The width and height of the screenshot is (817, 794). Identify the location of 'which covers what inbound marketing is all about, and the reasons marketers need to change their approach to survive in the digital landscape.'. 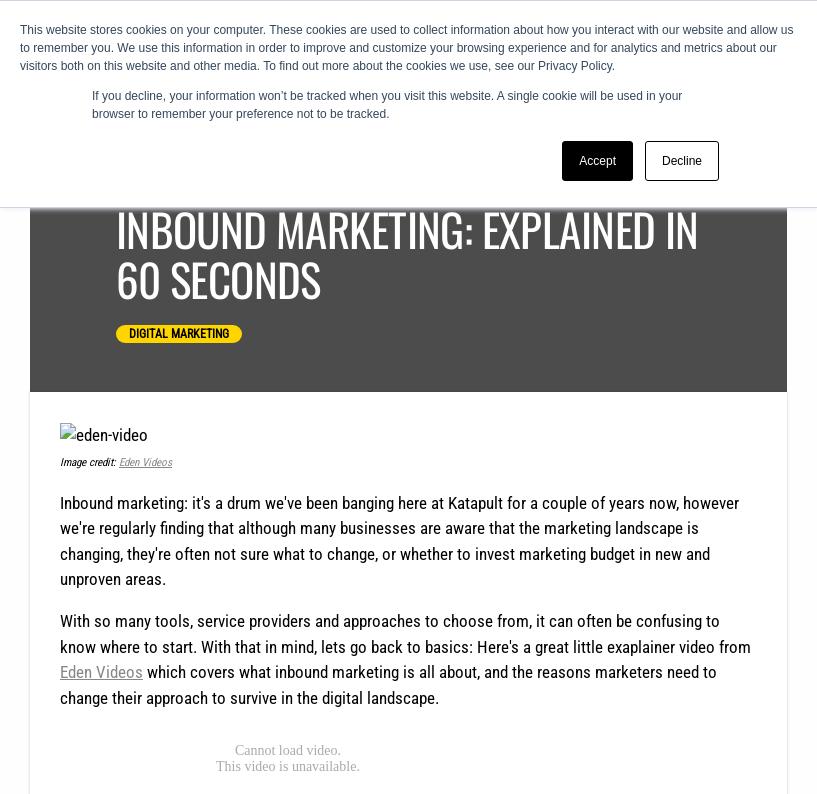
(387, 684).